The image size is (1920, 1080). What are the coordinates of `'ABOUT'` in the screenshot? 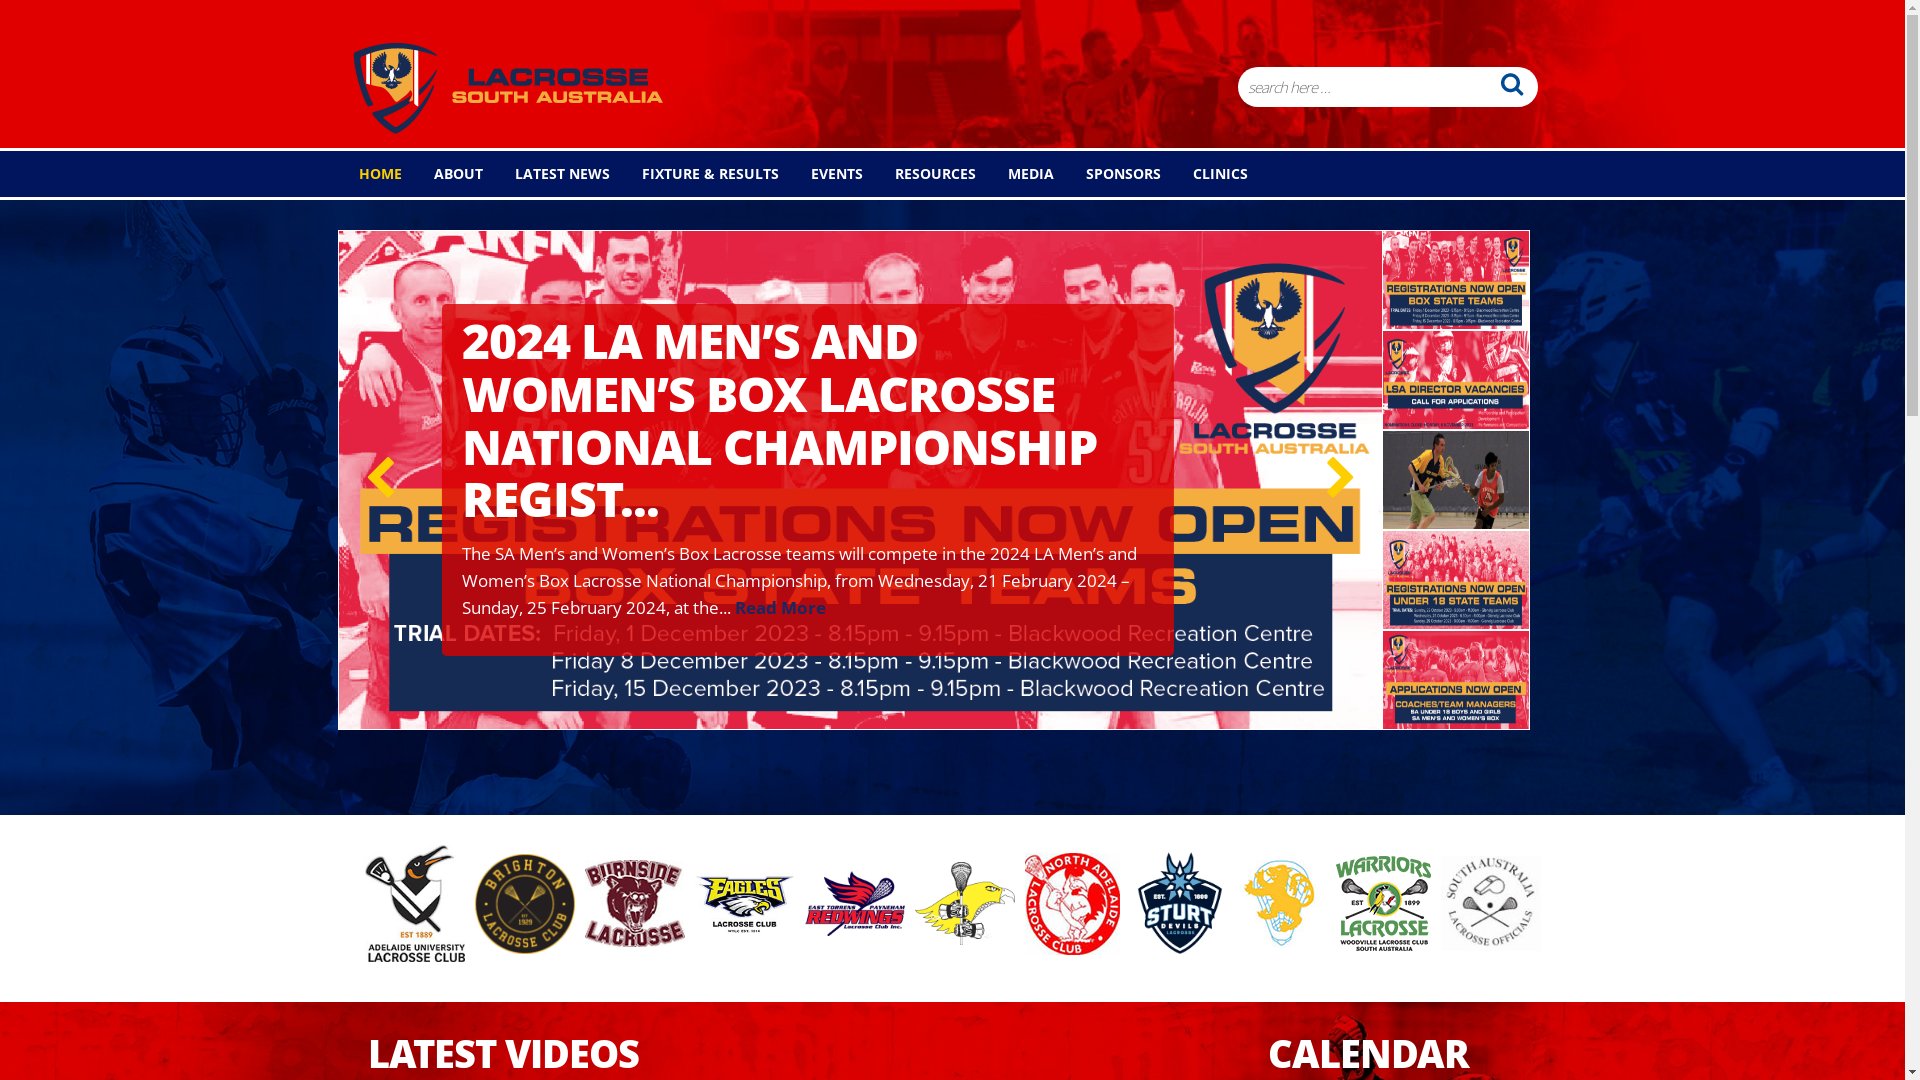 It's located at (411, 172).